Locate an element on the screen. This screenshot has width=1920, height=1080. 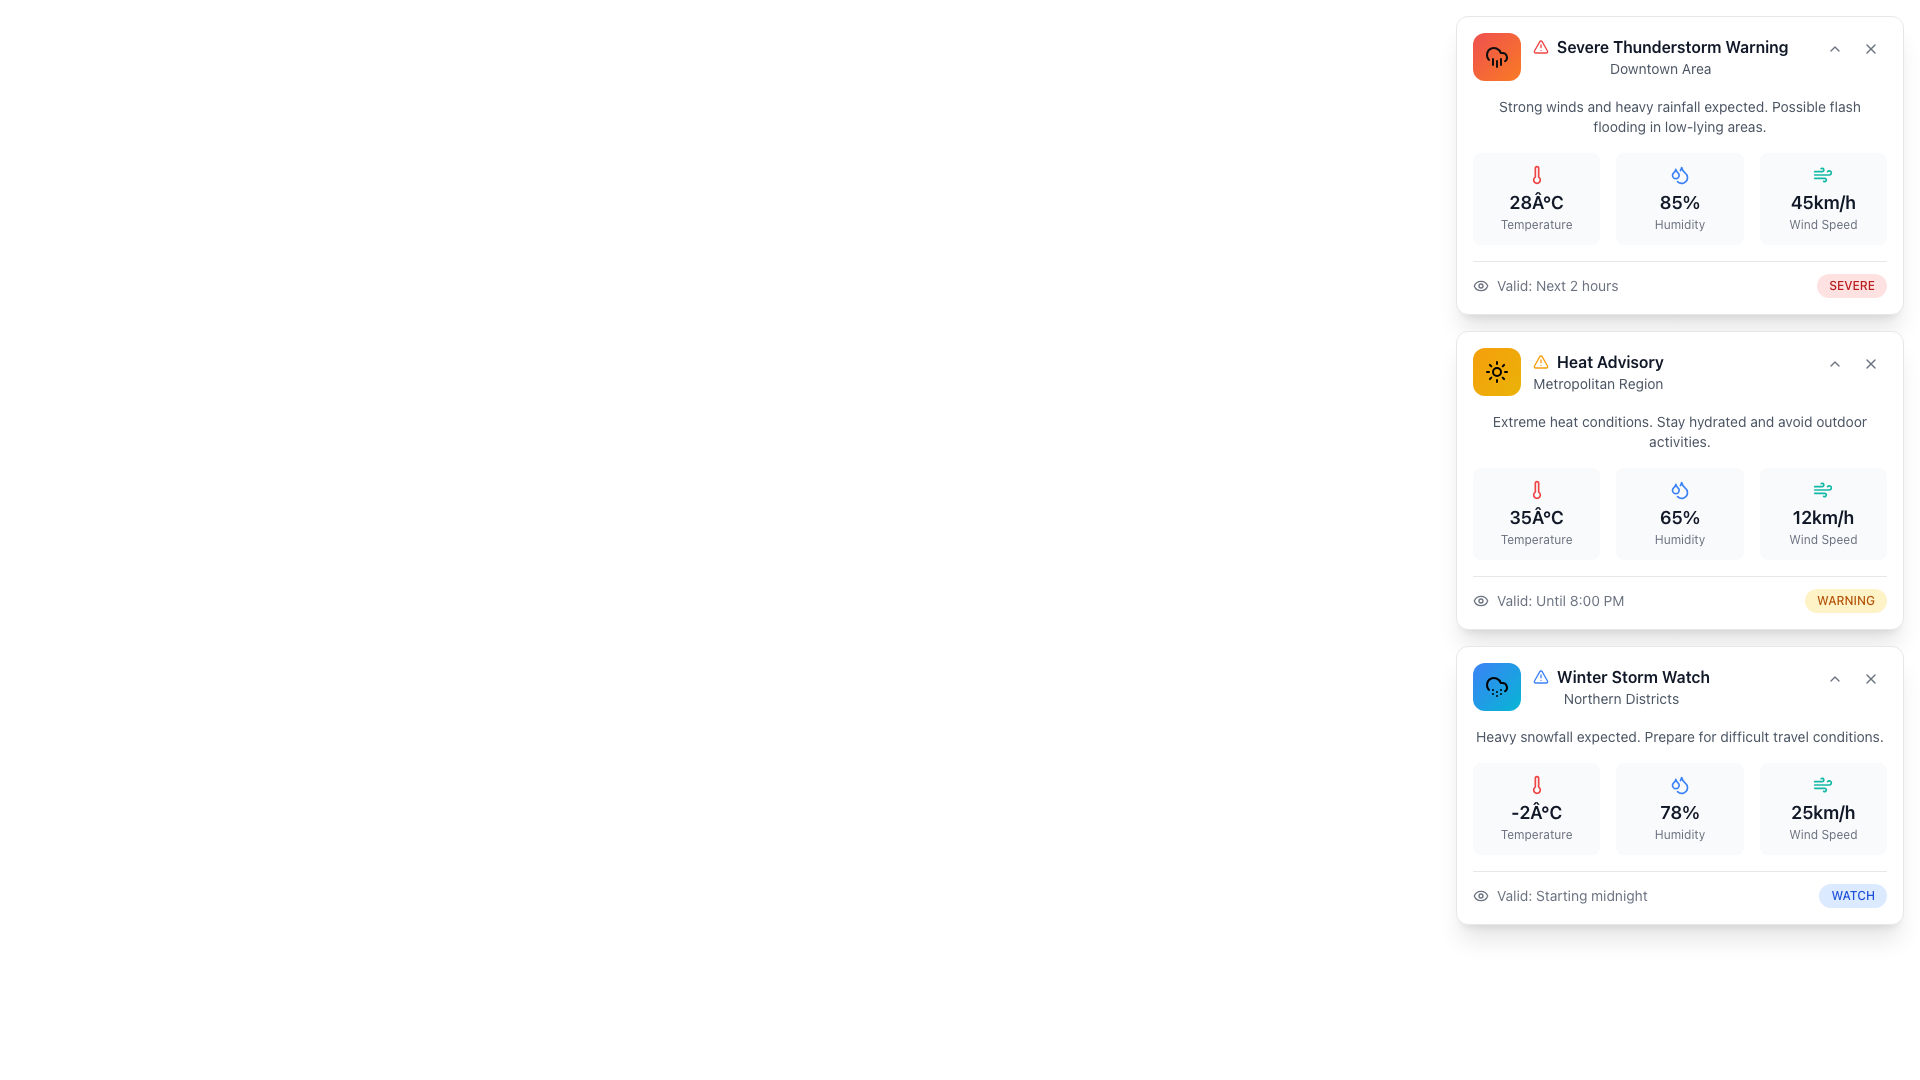
the temperature and humidity data points in the Information Card located beneath the 'Severe Thunderstorm Warning' card and above the 'Winter Storm Watch' card is located at coordinates (1680, 511).